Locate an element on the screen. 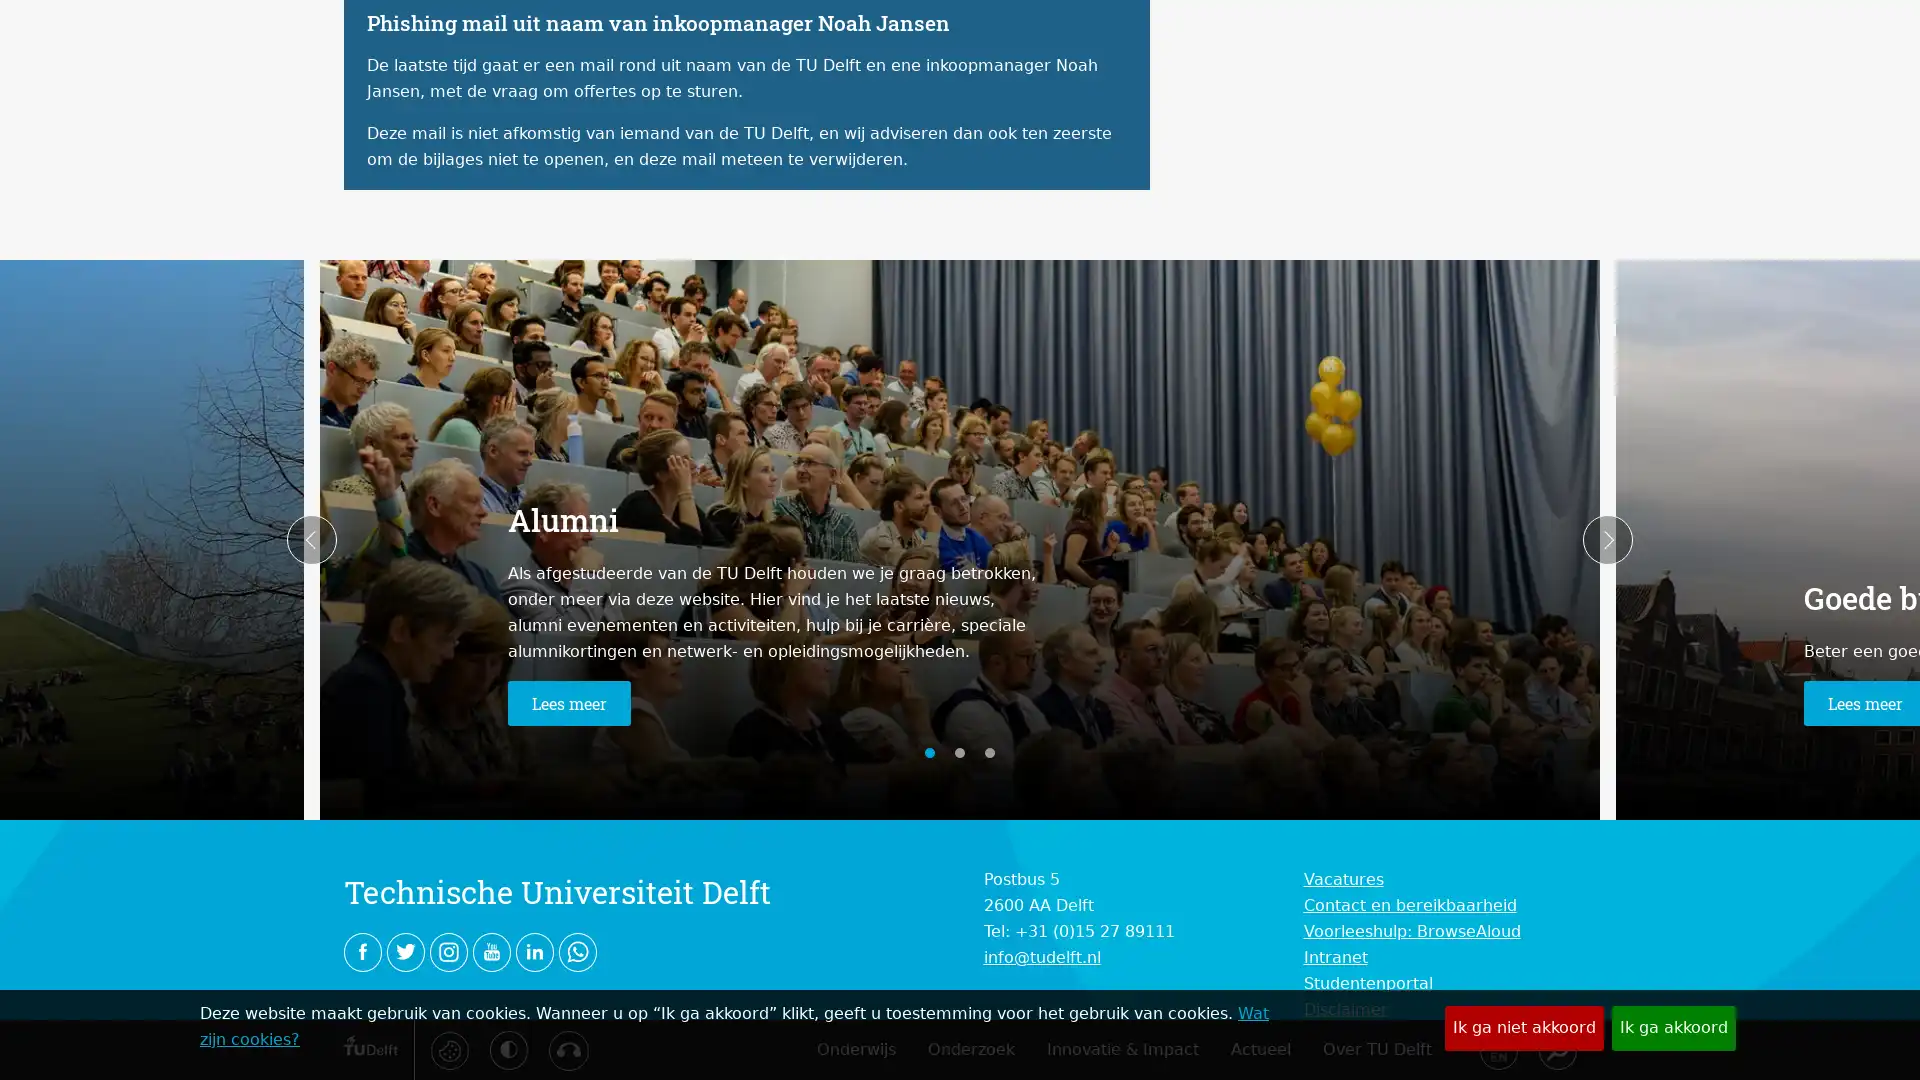 Image resolution: width=1920 pixels, height=1080 pixels. Luister met de ReachDeck-werkbalk is located at coordinates (566, 1049).